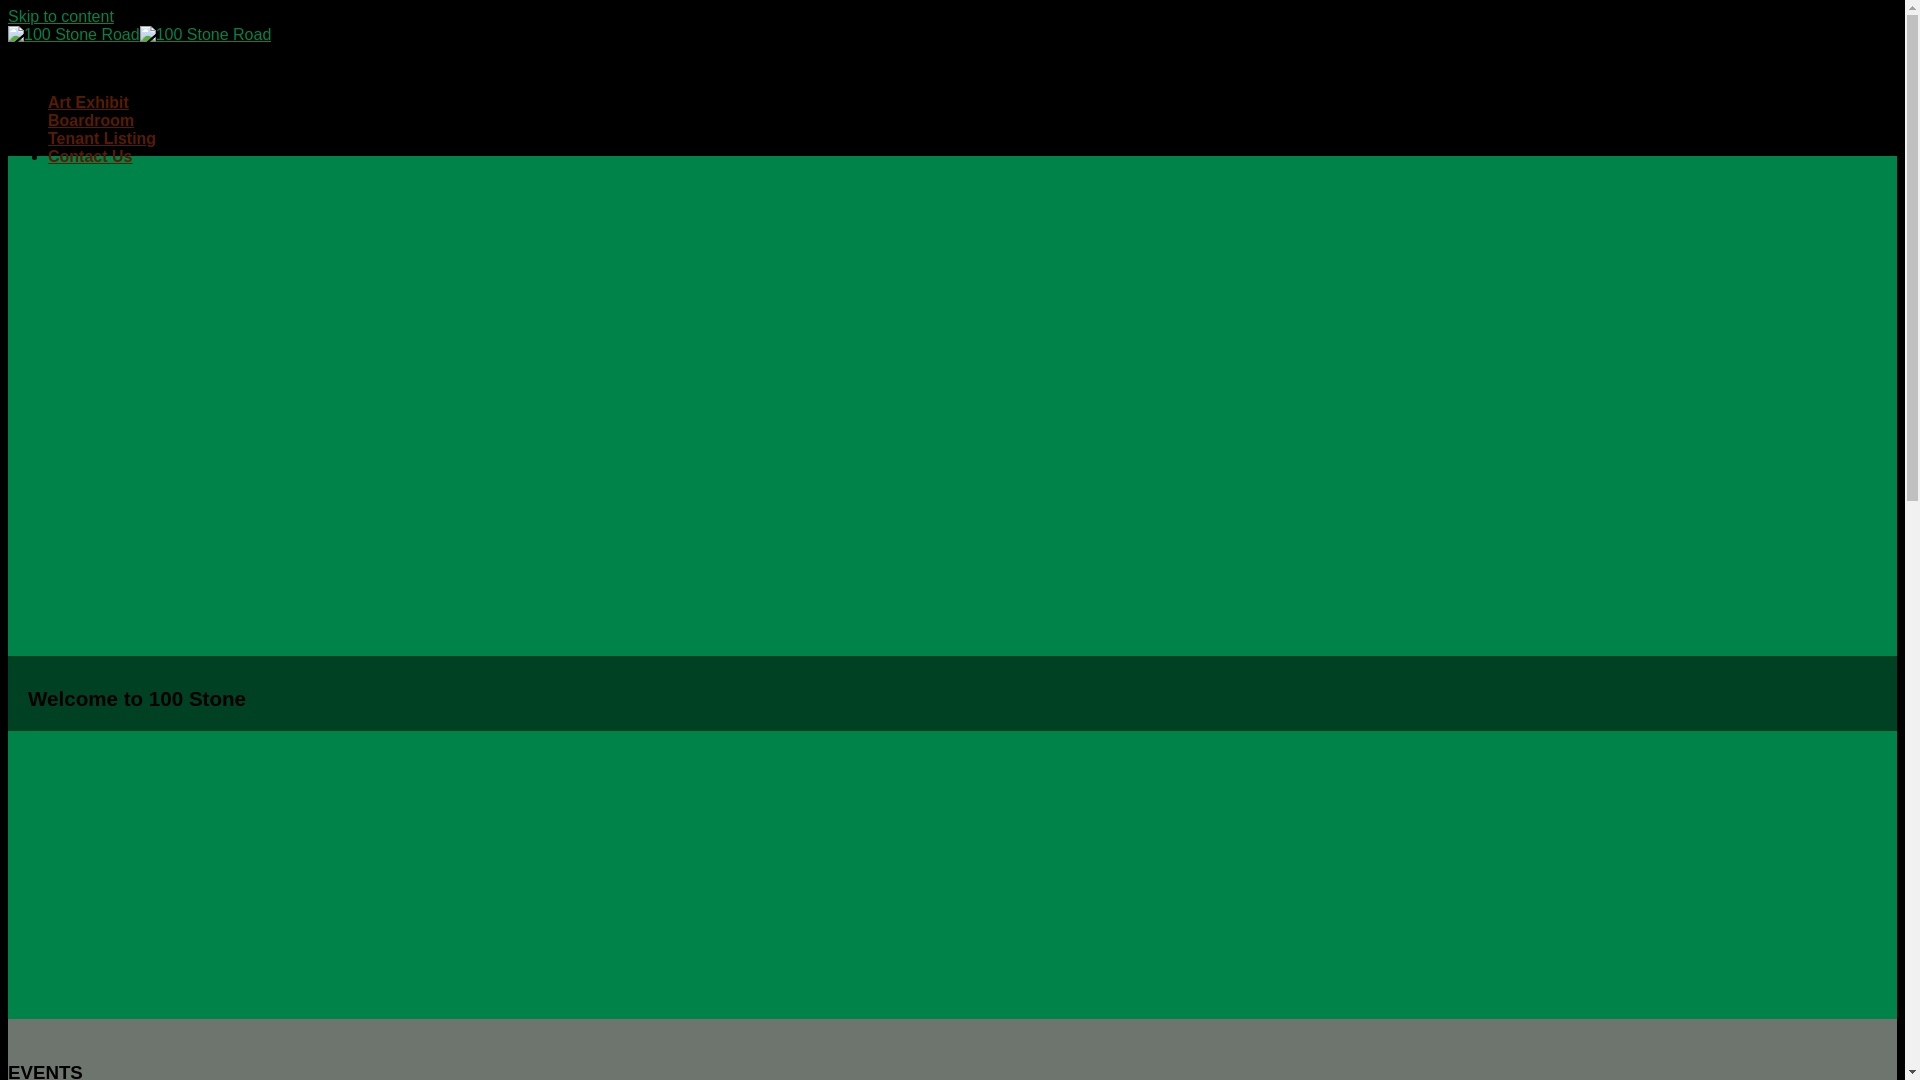 Image resolution: width=1920 pixels, height=1080 pixels. I want to click on 'Skip to content', so click(61, 16).